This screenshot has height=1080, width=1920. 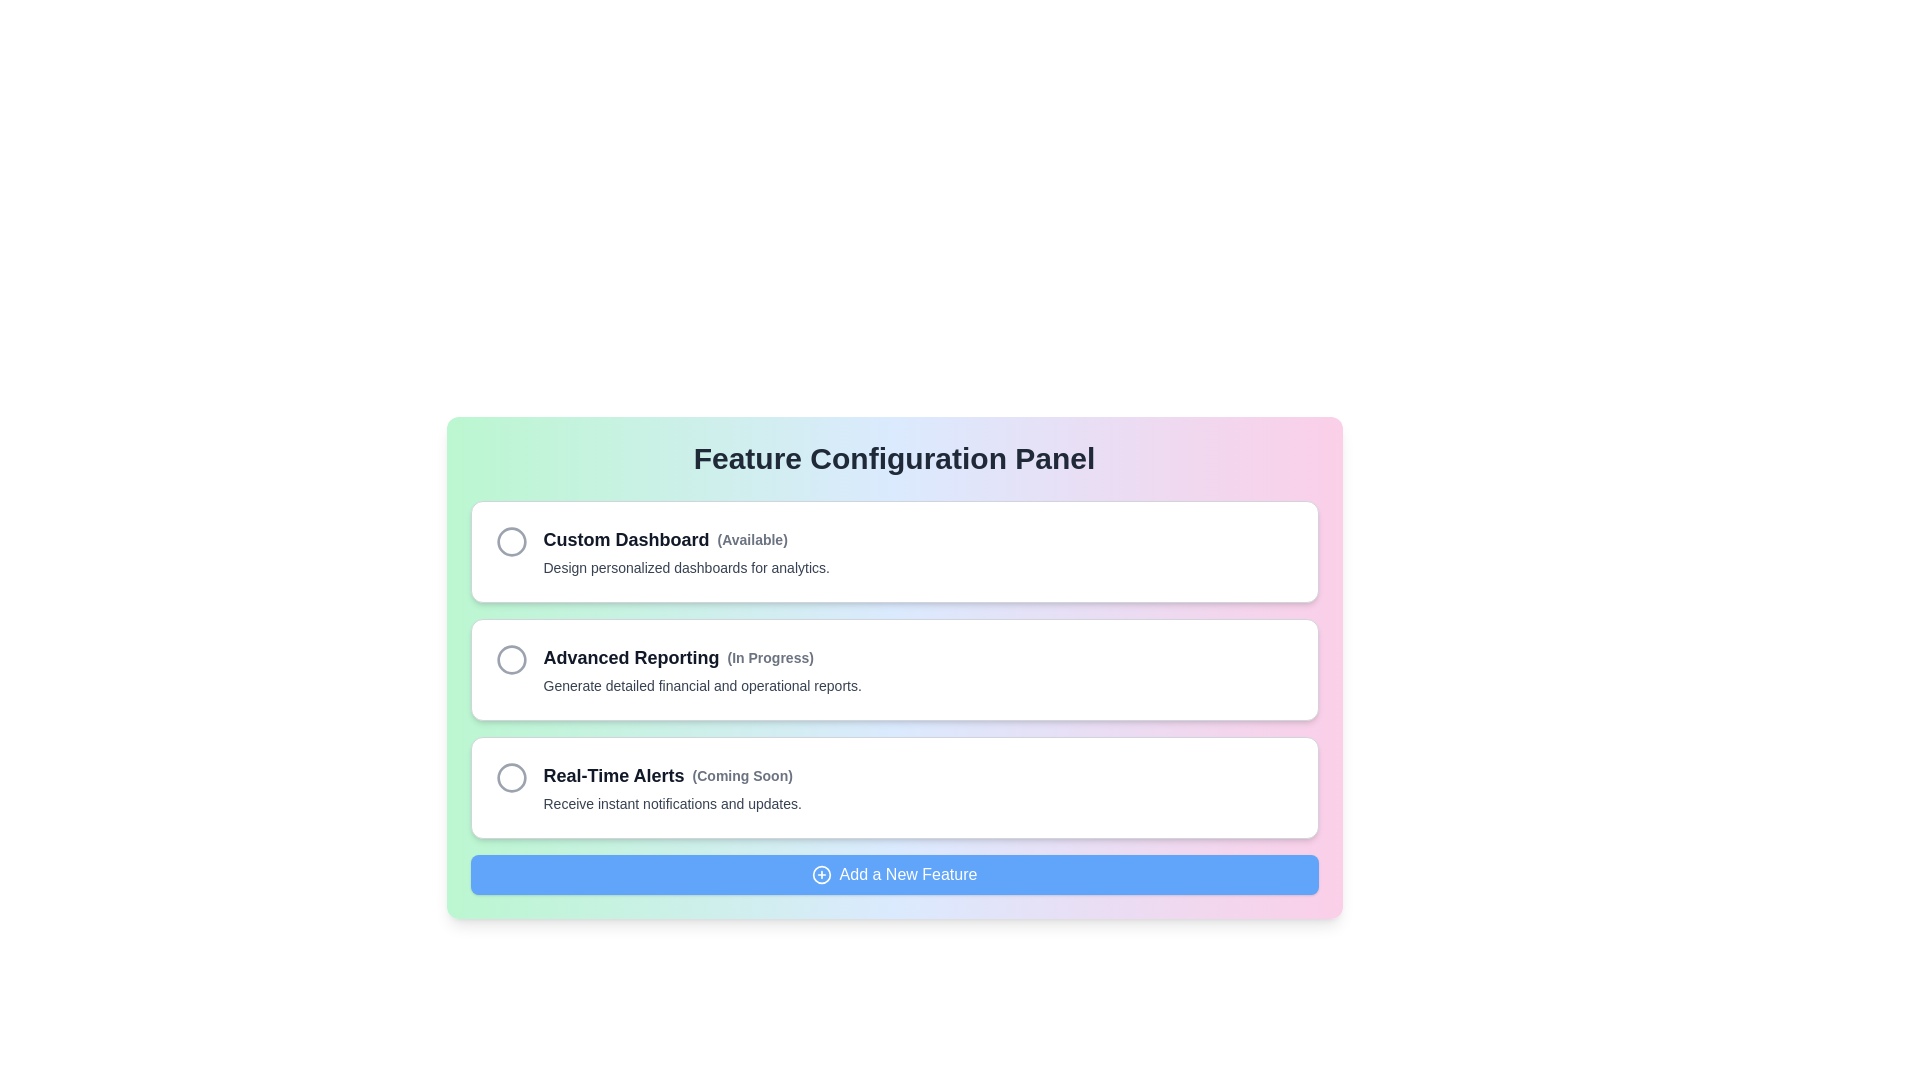 I want to click on the text block that provides information about the 'Custom Dashboard' feature, which is located in the 'Feature Configuration Panel' and is positioned above 'Advanced Reporting' and 'Real-Time Alerts', so click(x=686, y=551).